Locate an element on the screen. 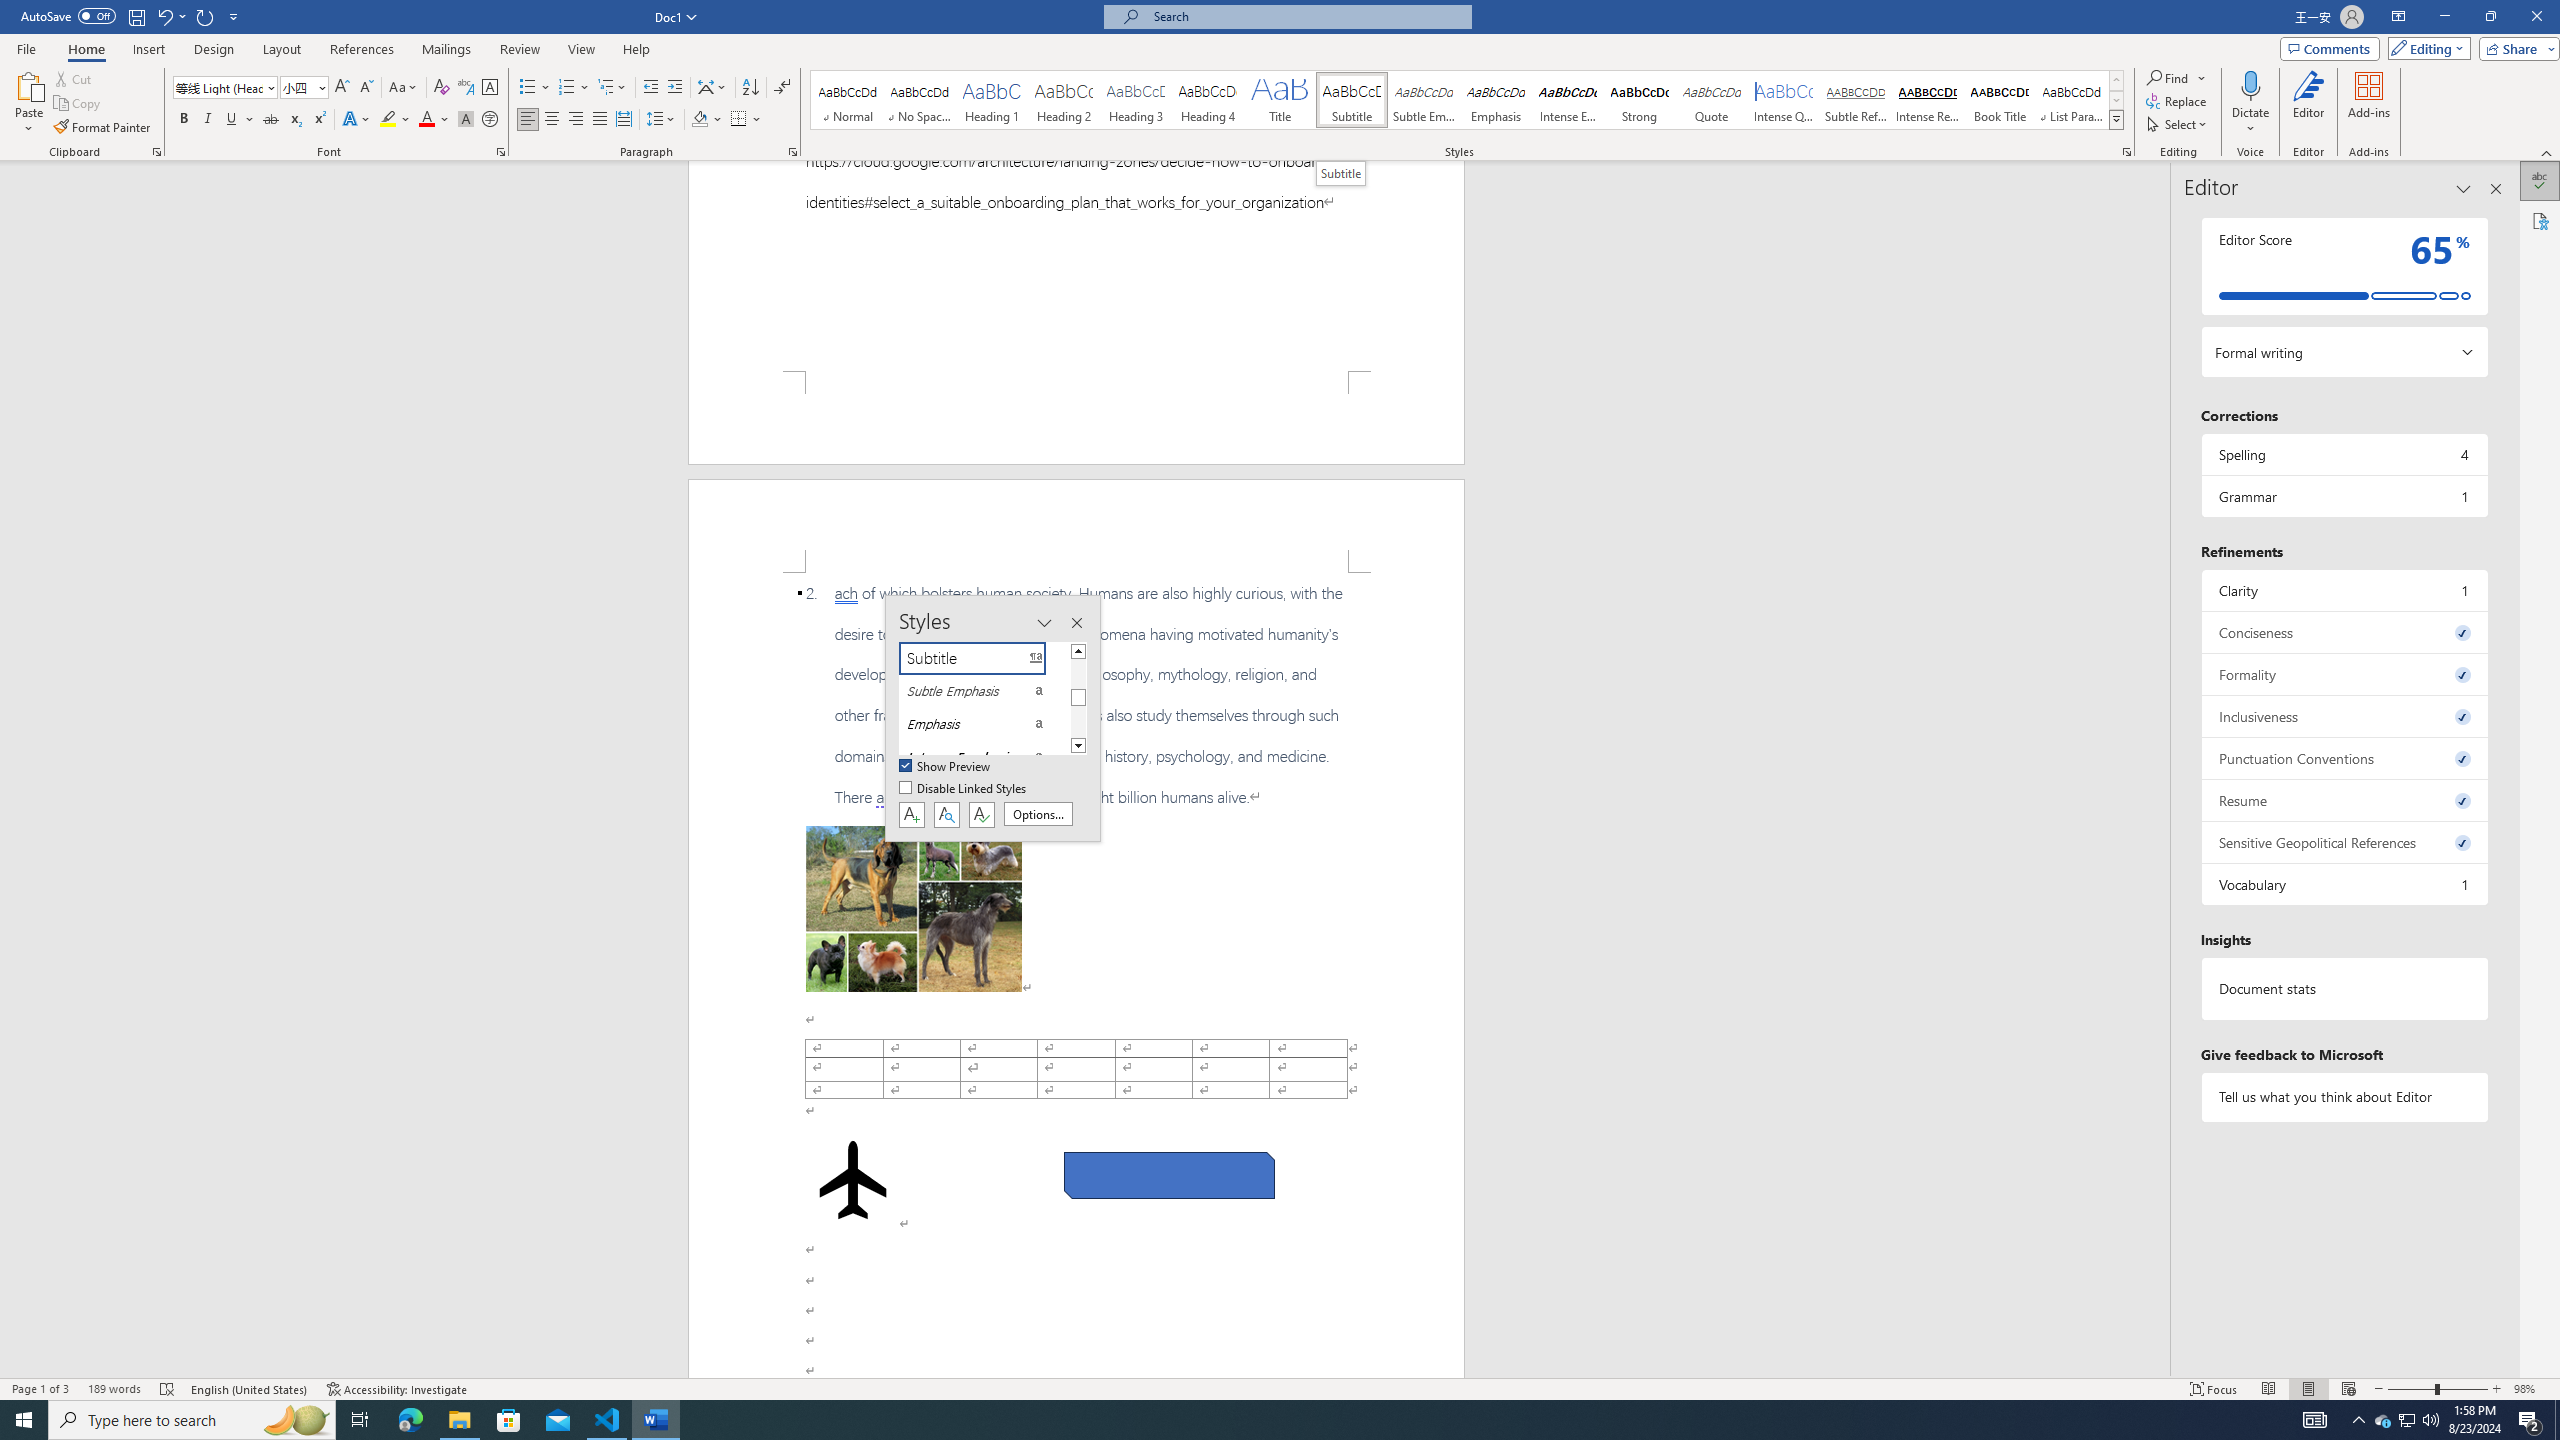 This screenshot has height=1440, width=2560. 'Class: NetUIImage' is located at coordinates (2116, 119).